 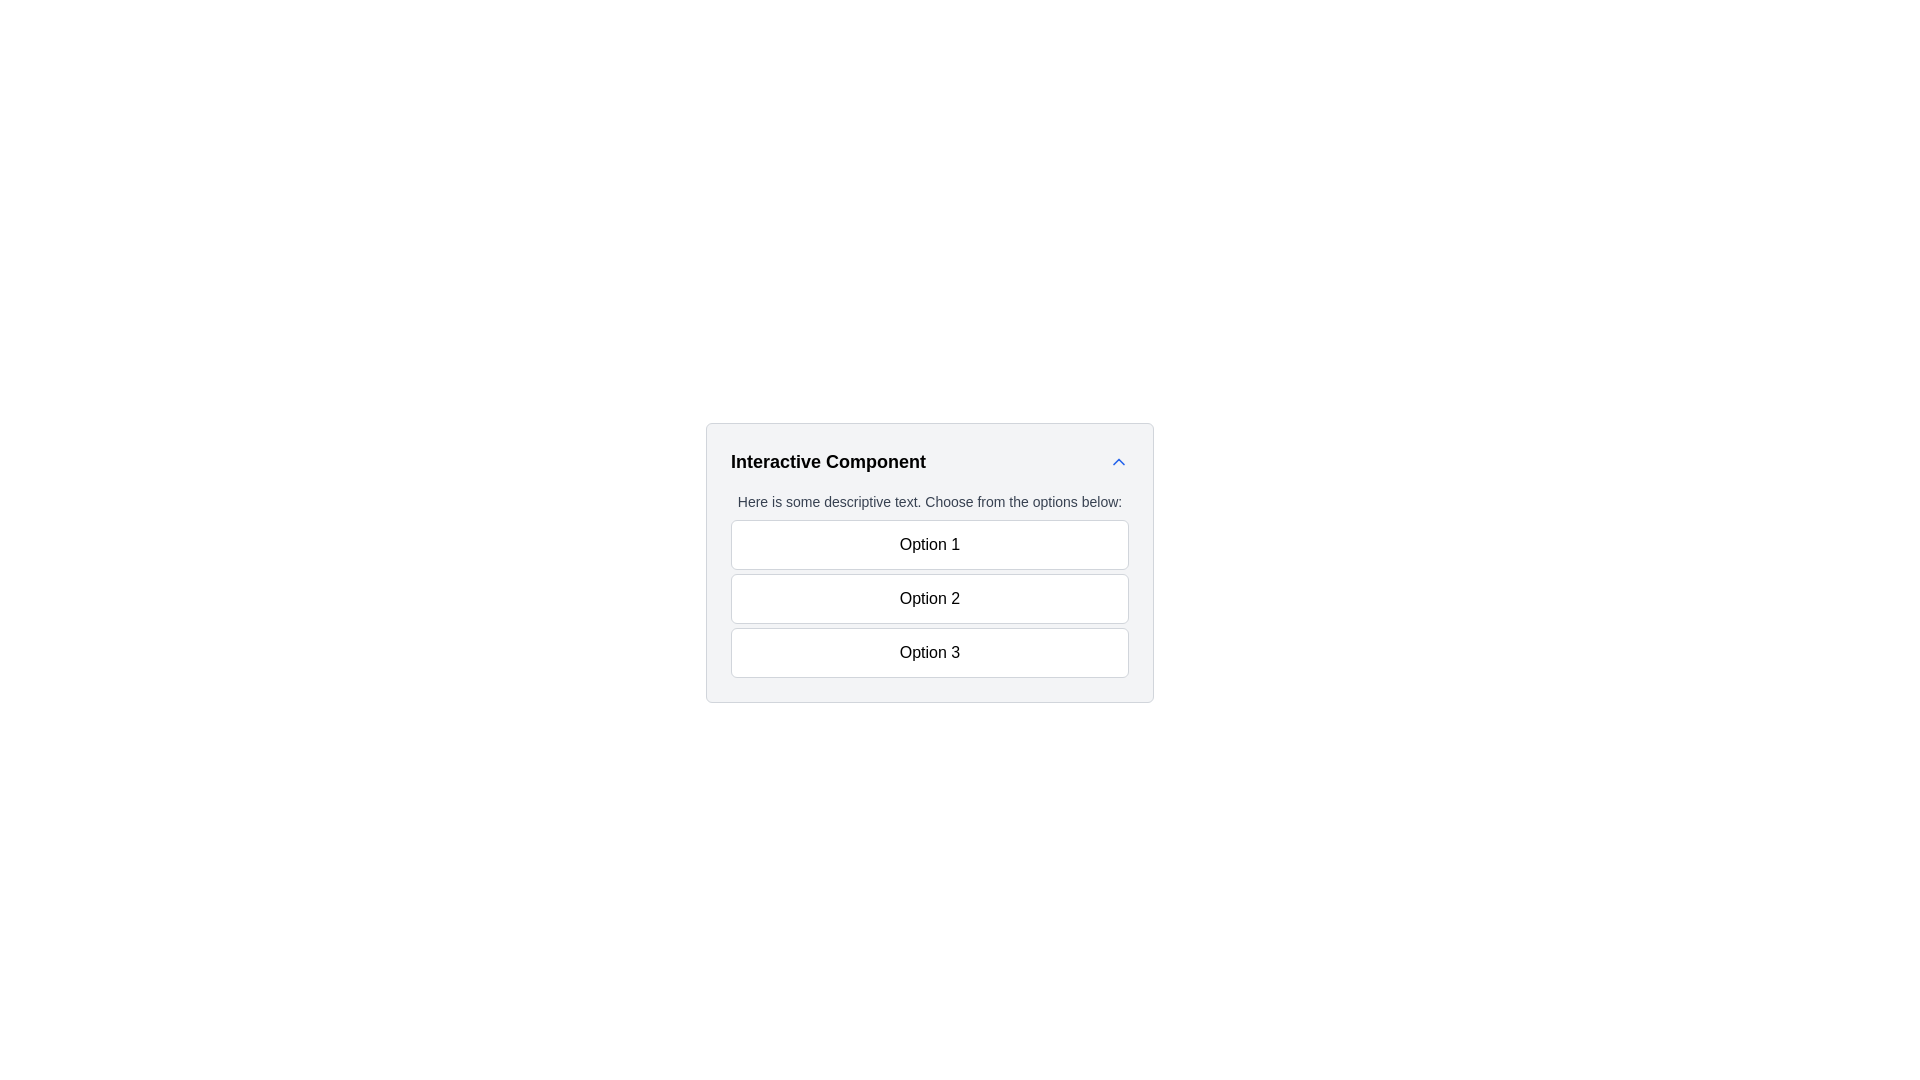 I want to click on the 'Option 2' button, which is the second button in a vertical stack of three buttons, so click(x=929, y=597).